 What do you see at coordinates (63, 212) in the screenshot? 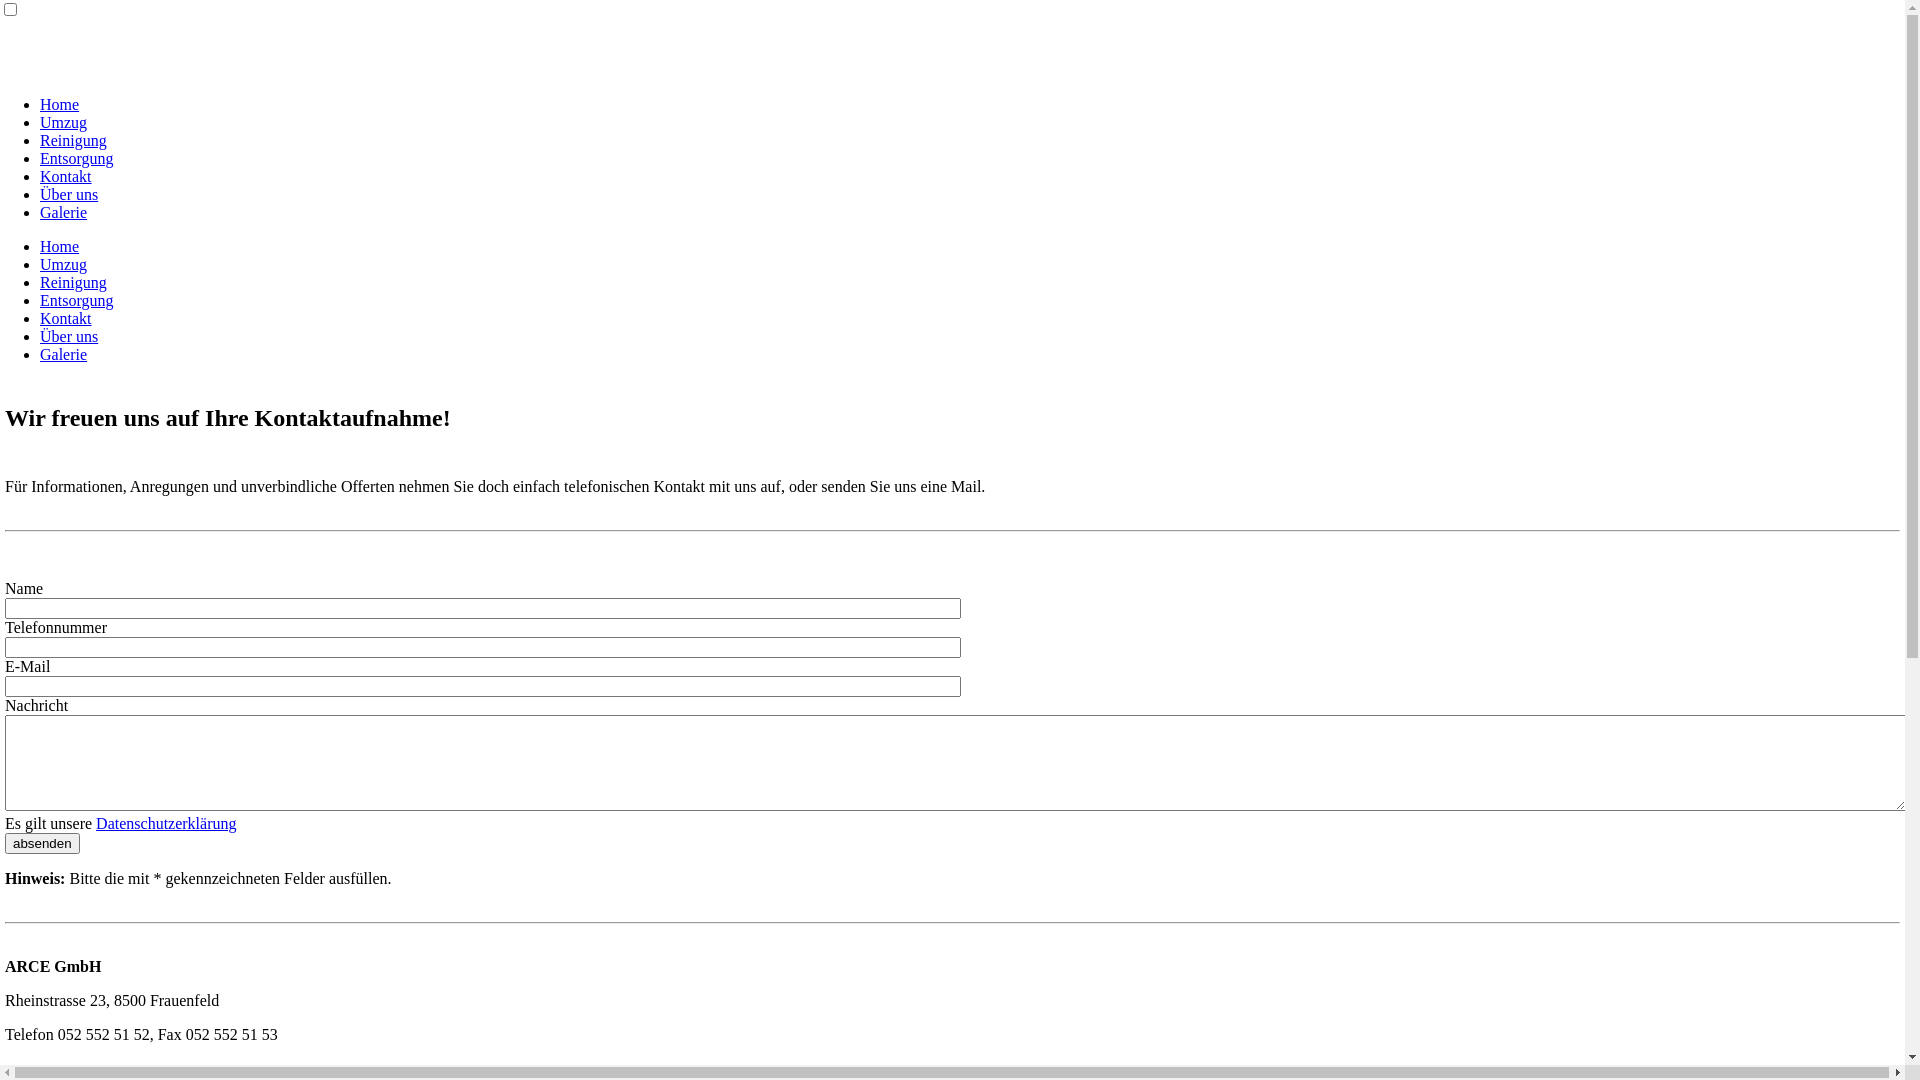
I see `'Galerie'` at bounding box center [63, 212].